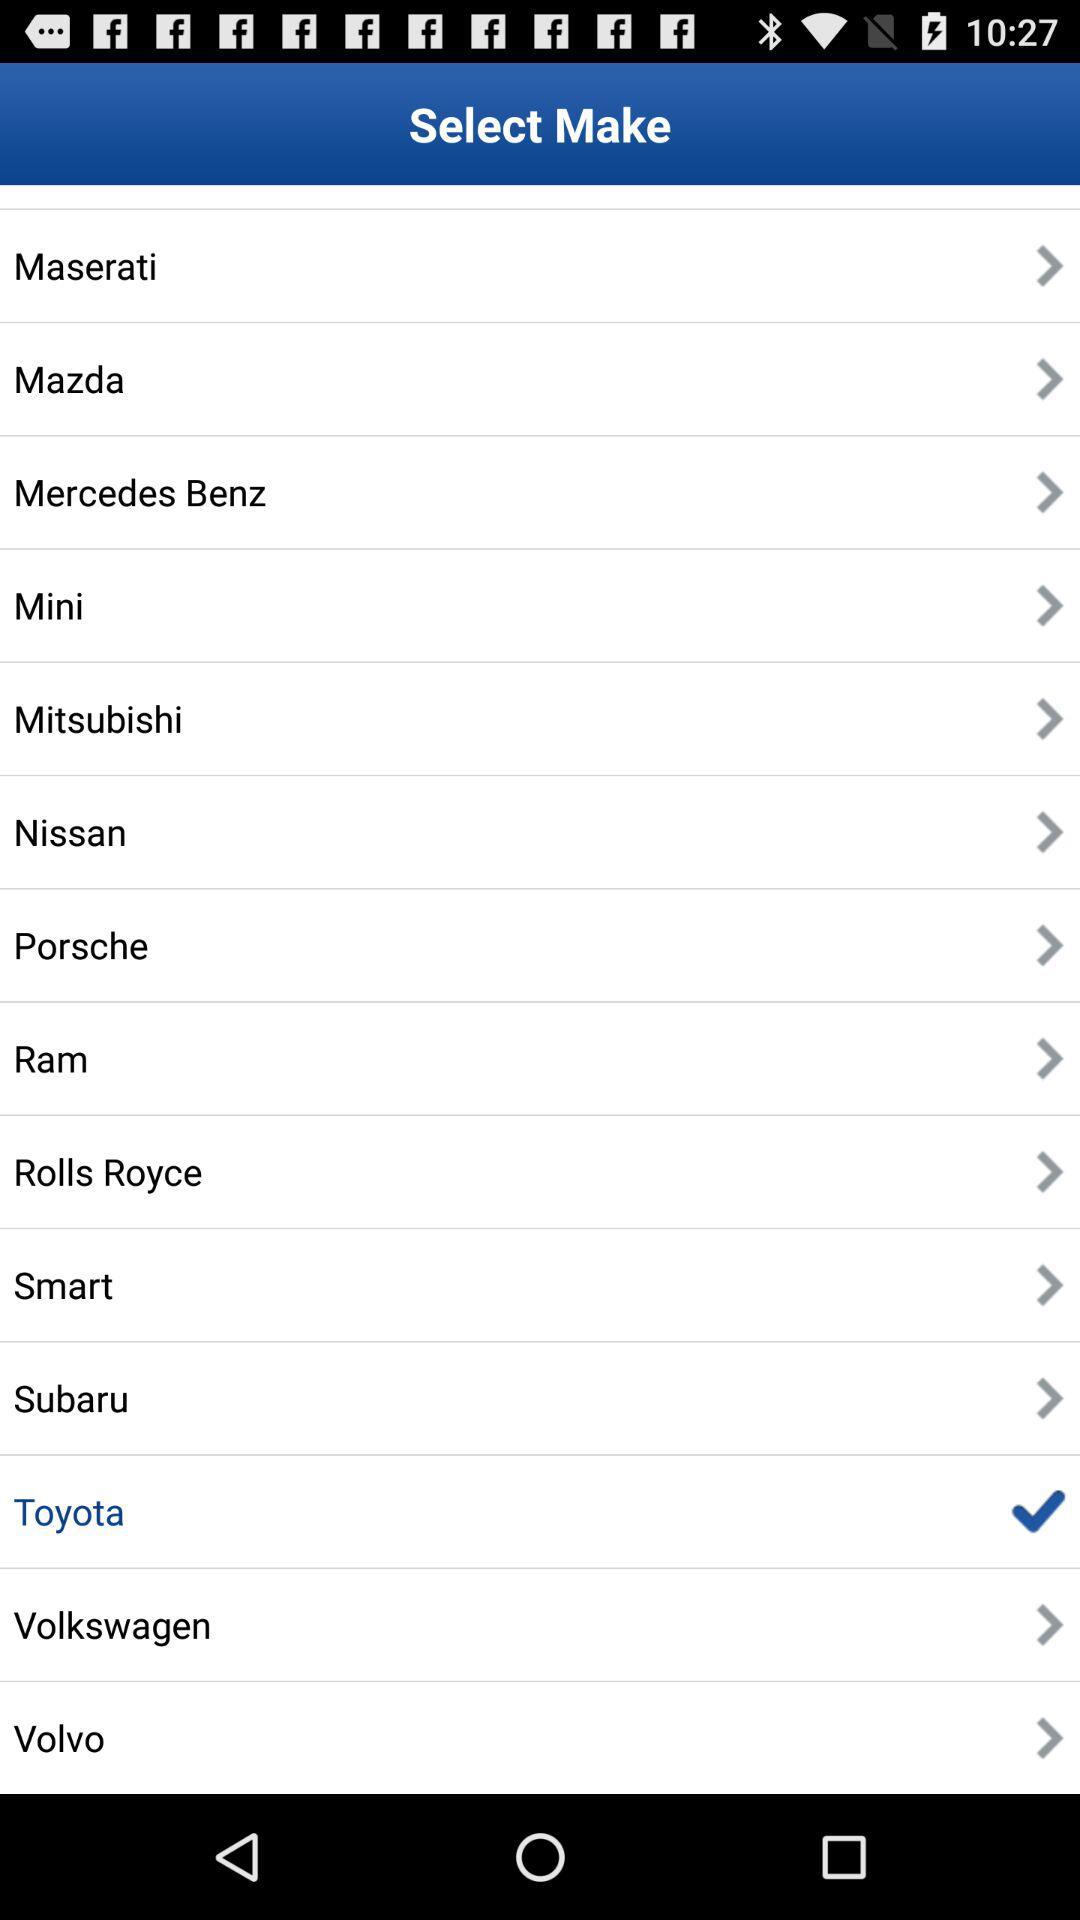  I want to click on the porsche, so click(80, 944).